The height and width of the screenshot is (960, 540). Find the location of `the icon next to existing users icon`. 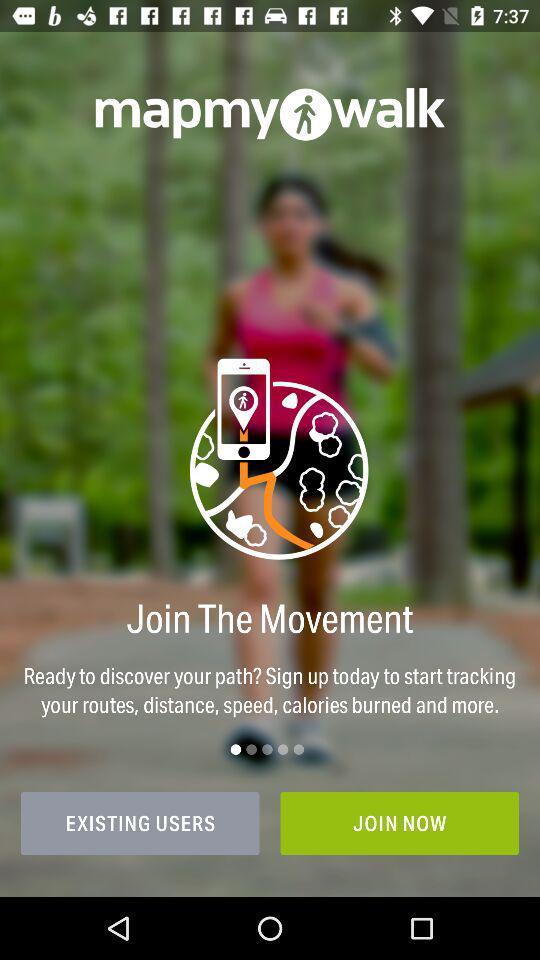

the icon next to existing users icon is located at coordinates (399, 823).